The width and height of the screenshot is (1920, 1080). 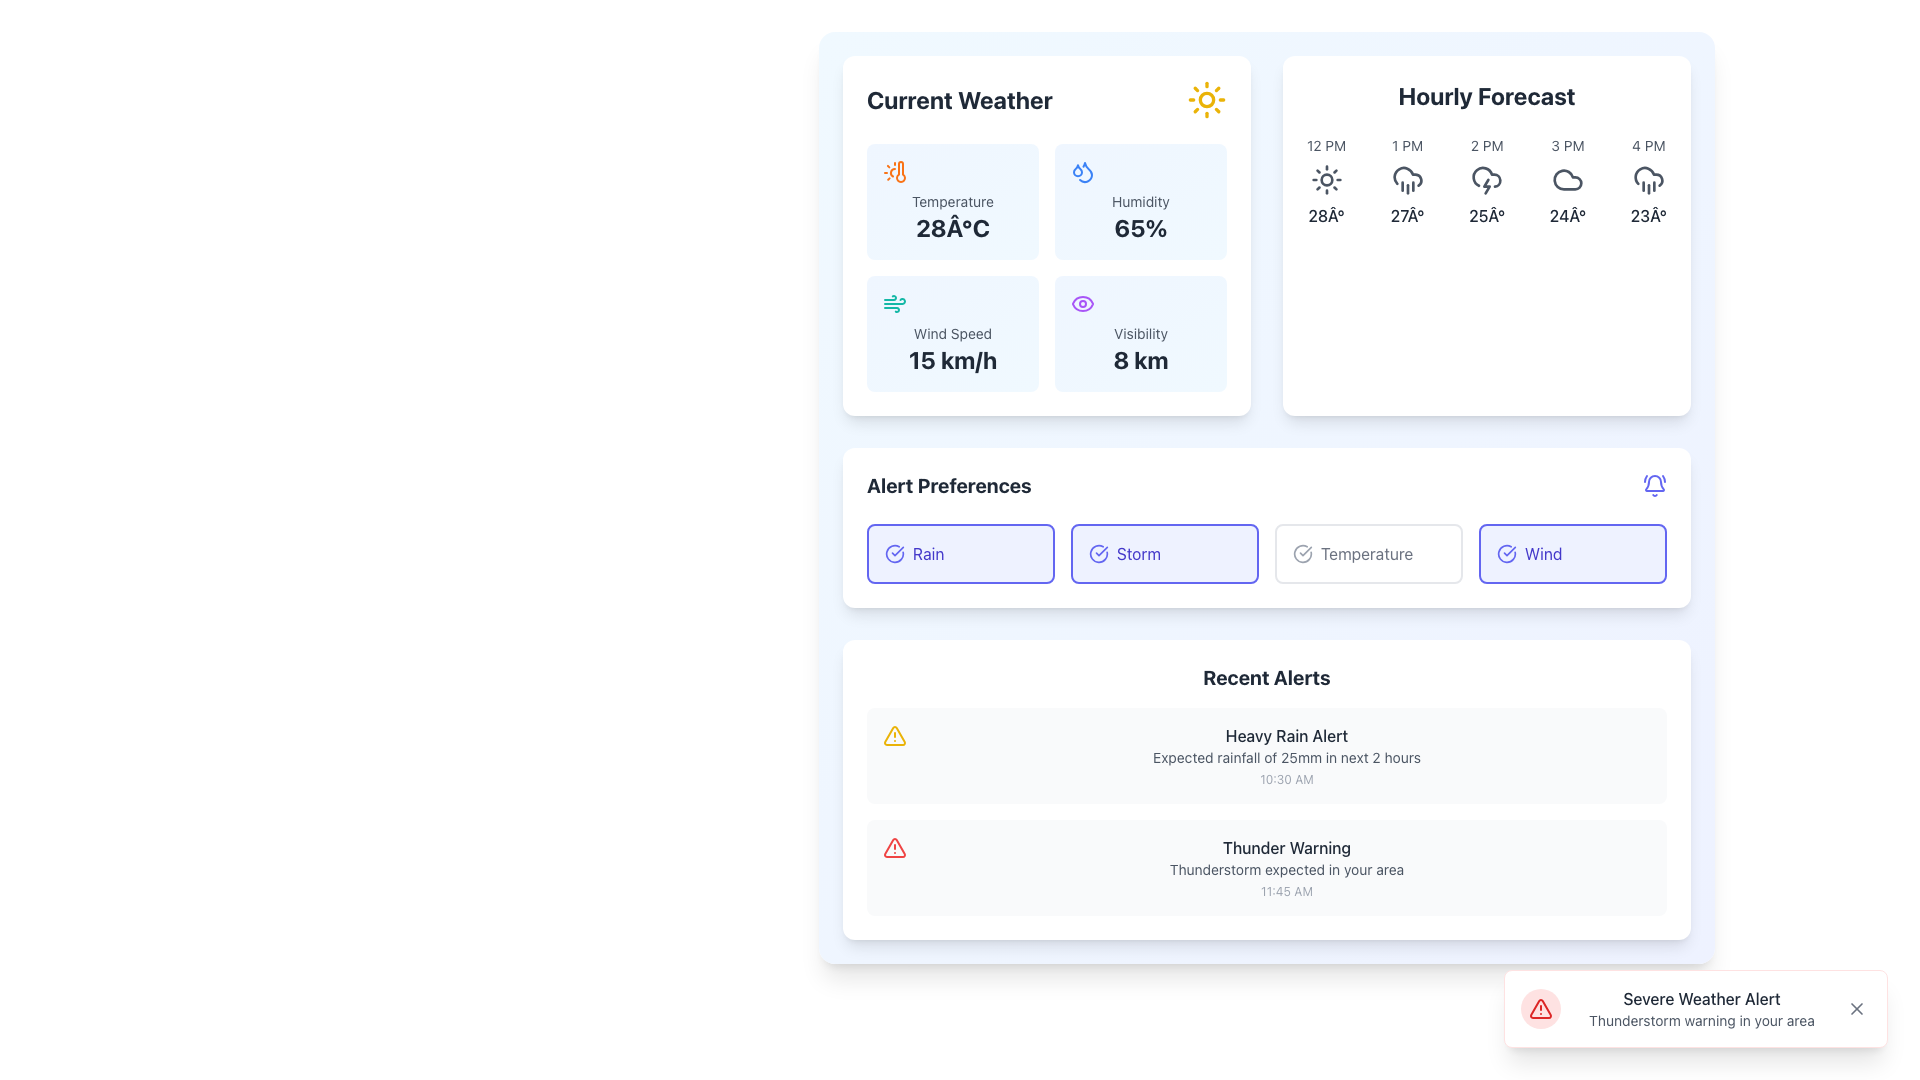 What do you see at coordinates (1098, 554) in the screenshot?
I see `the status icon for the 'storm' alert preference located in the 'Alert Preferences' section` at bounding box center [1098, 554].